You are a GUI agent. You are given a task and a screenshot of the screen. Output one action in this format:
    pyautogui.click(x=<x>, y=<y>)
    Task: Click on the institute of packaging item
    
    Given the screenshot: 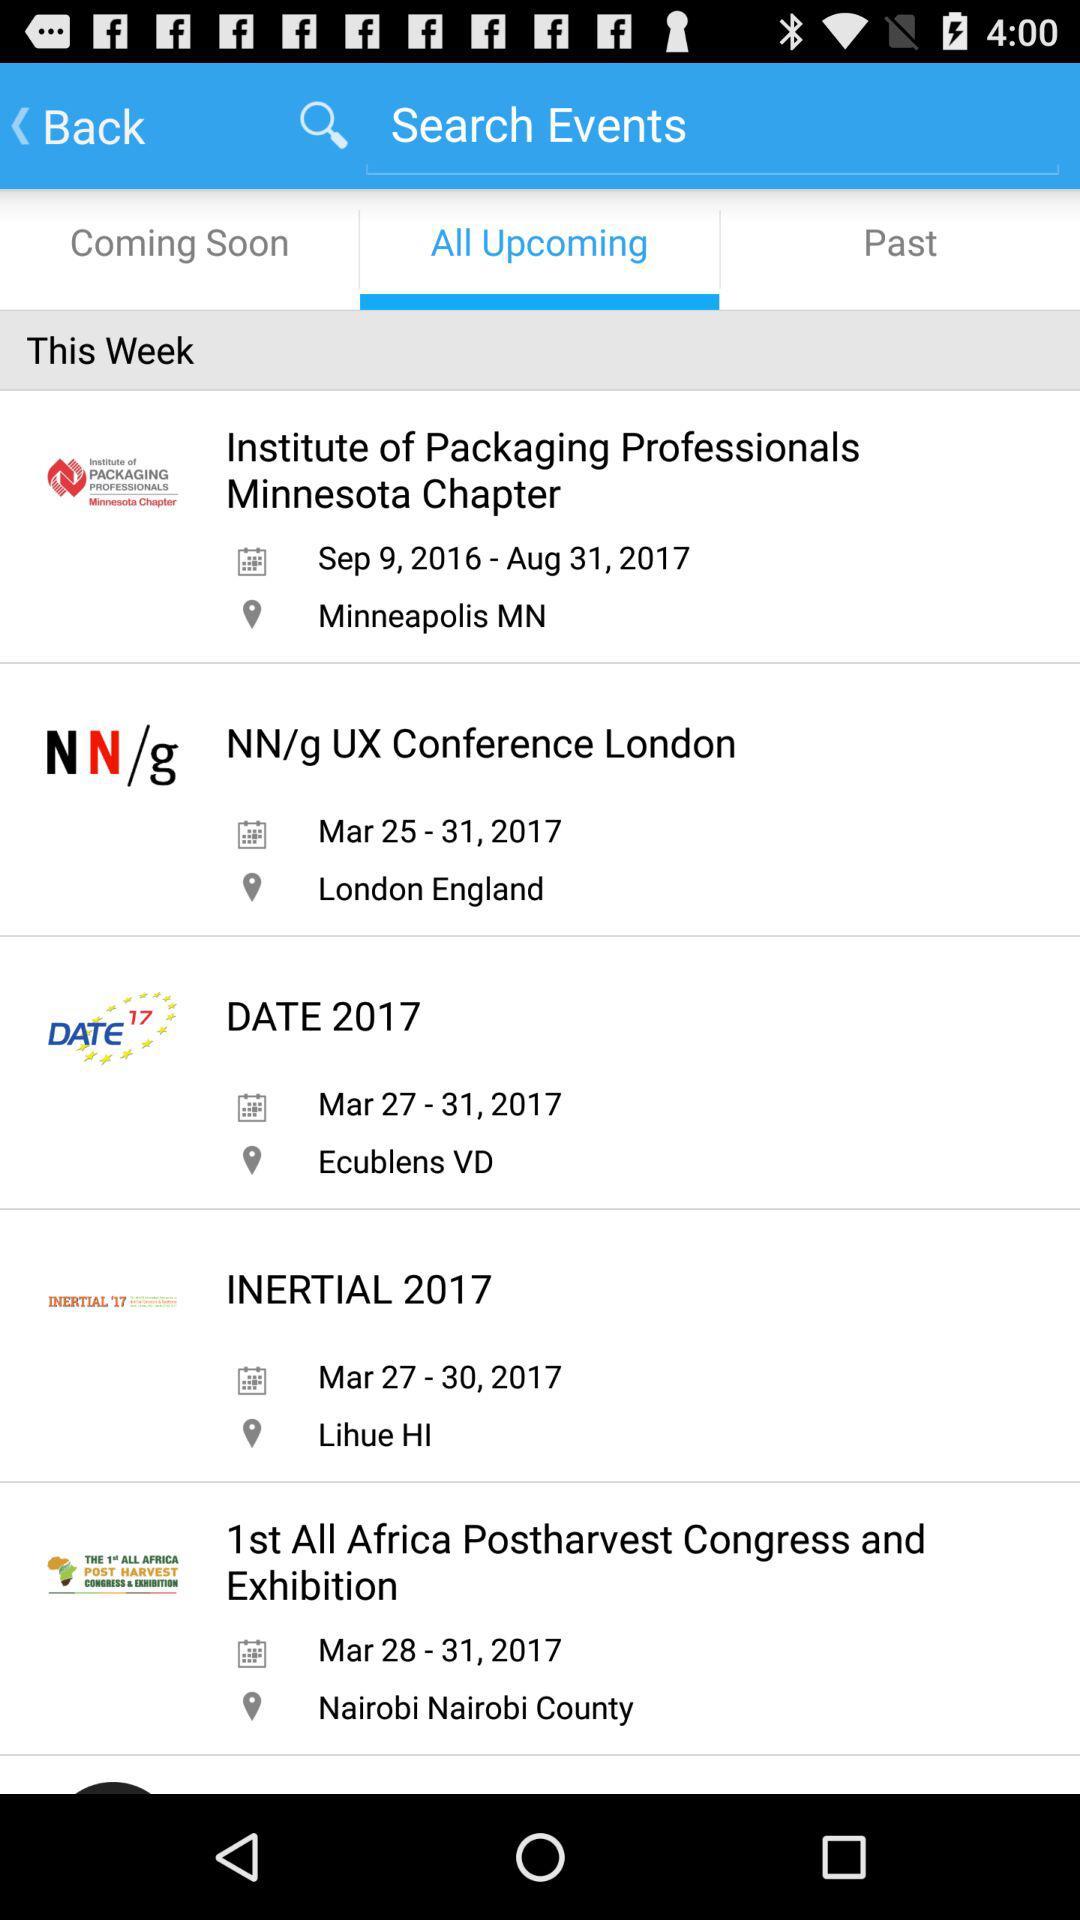 What is the action you would take?
    pyautogui.click(x=609, y=468)
    